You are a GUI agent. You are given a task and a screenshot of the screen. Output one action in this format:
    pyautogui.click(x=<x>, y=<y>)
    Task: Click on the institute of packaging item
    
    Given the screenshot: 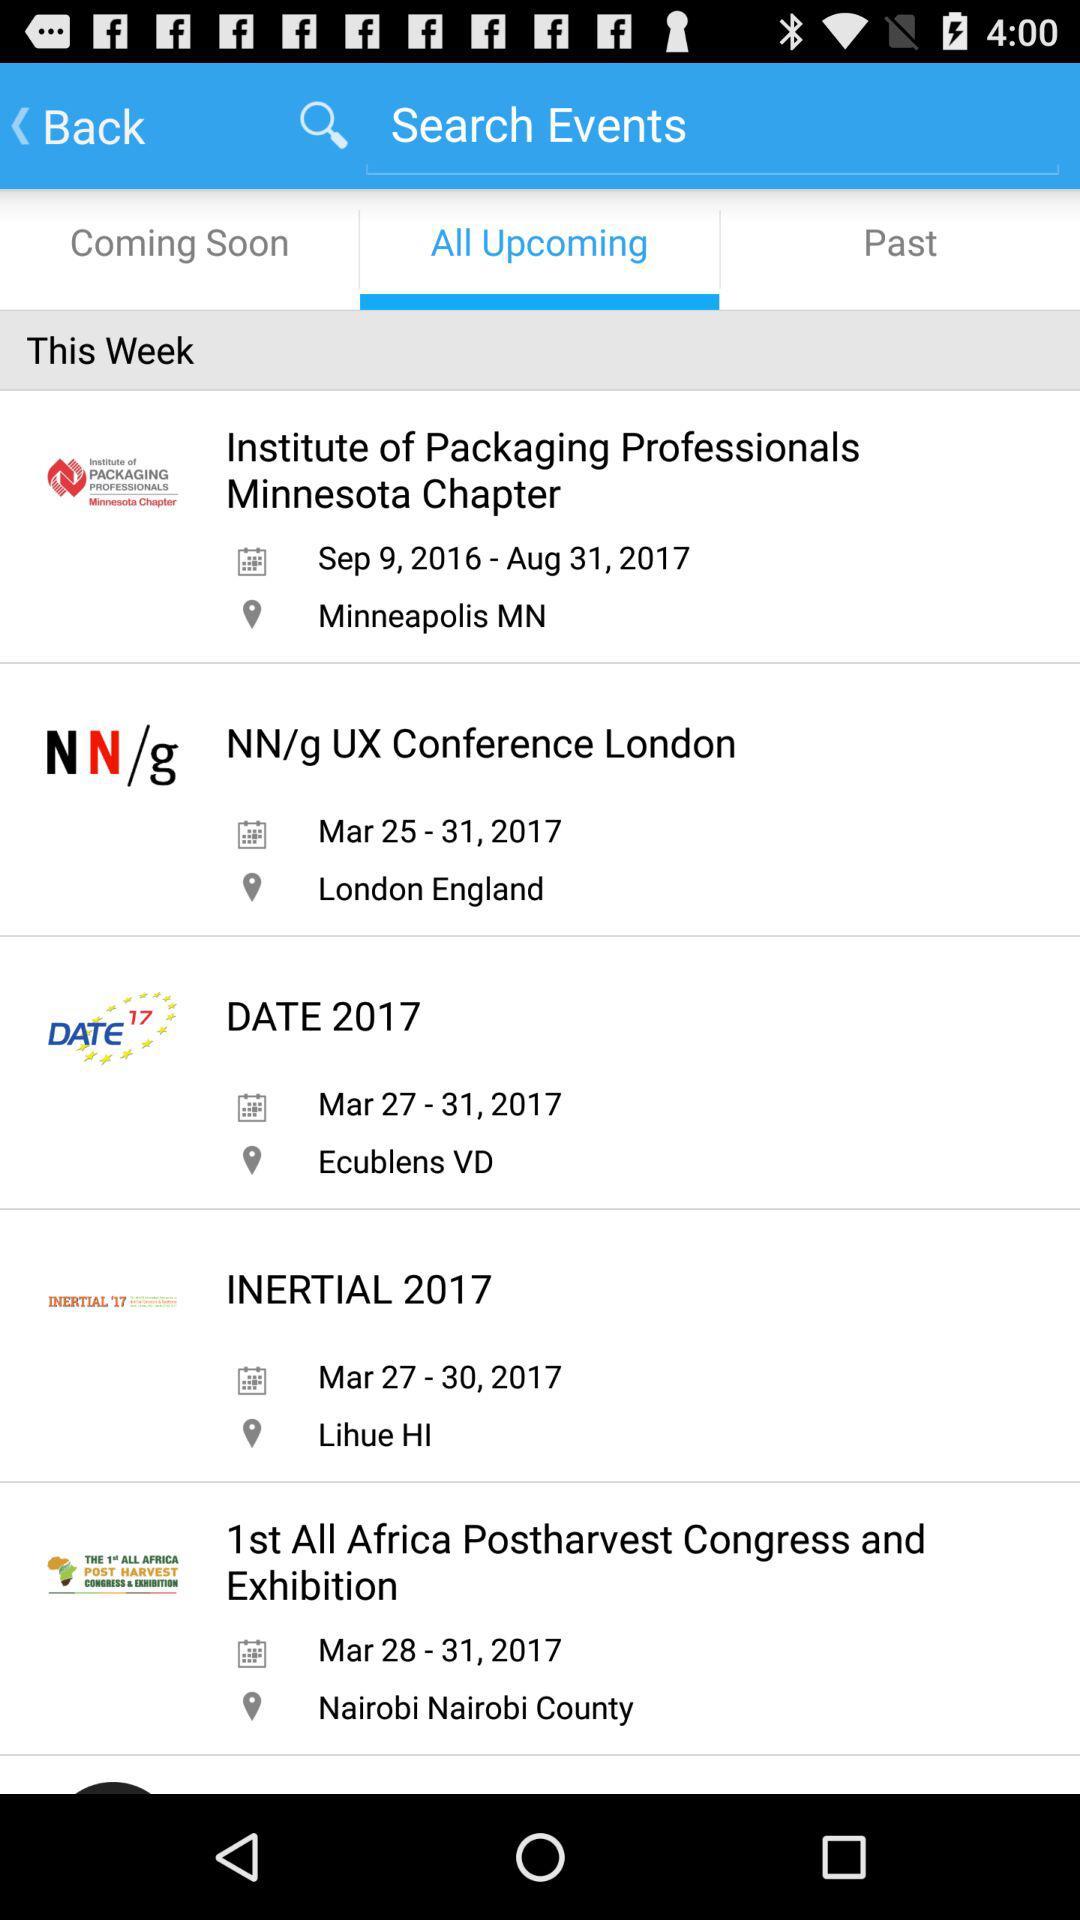 What is the action you would take?
    pyautogui.click(x=609, y=468)
    